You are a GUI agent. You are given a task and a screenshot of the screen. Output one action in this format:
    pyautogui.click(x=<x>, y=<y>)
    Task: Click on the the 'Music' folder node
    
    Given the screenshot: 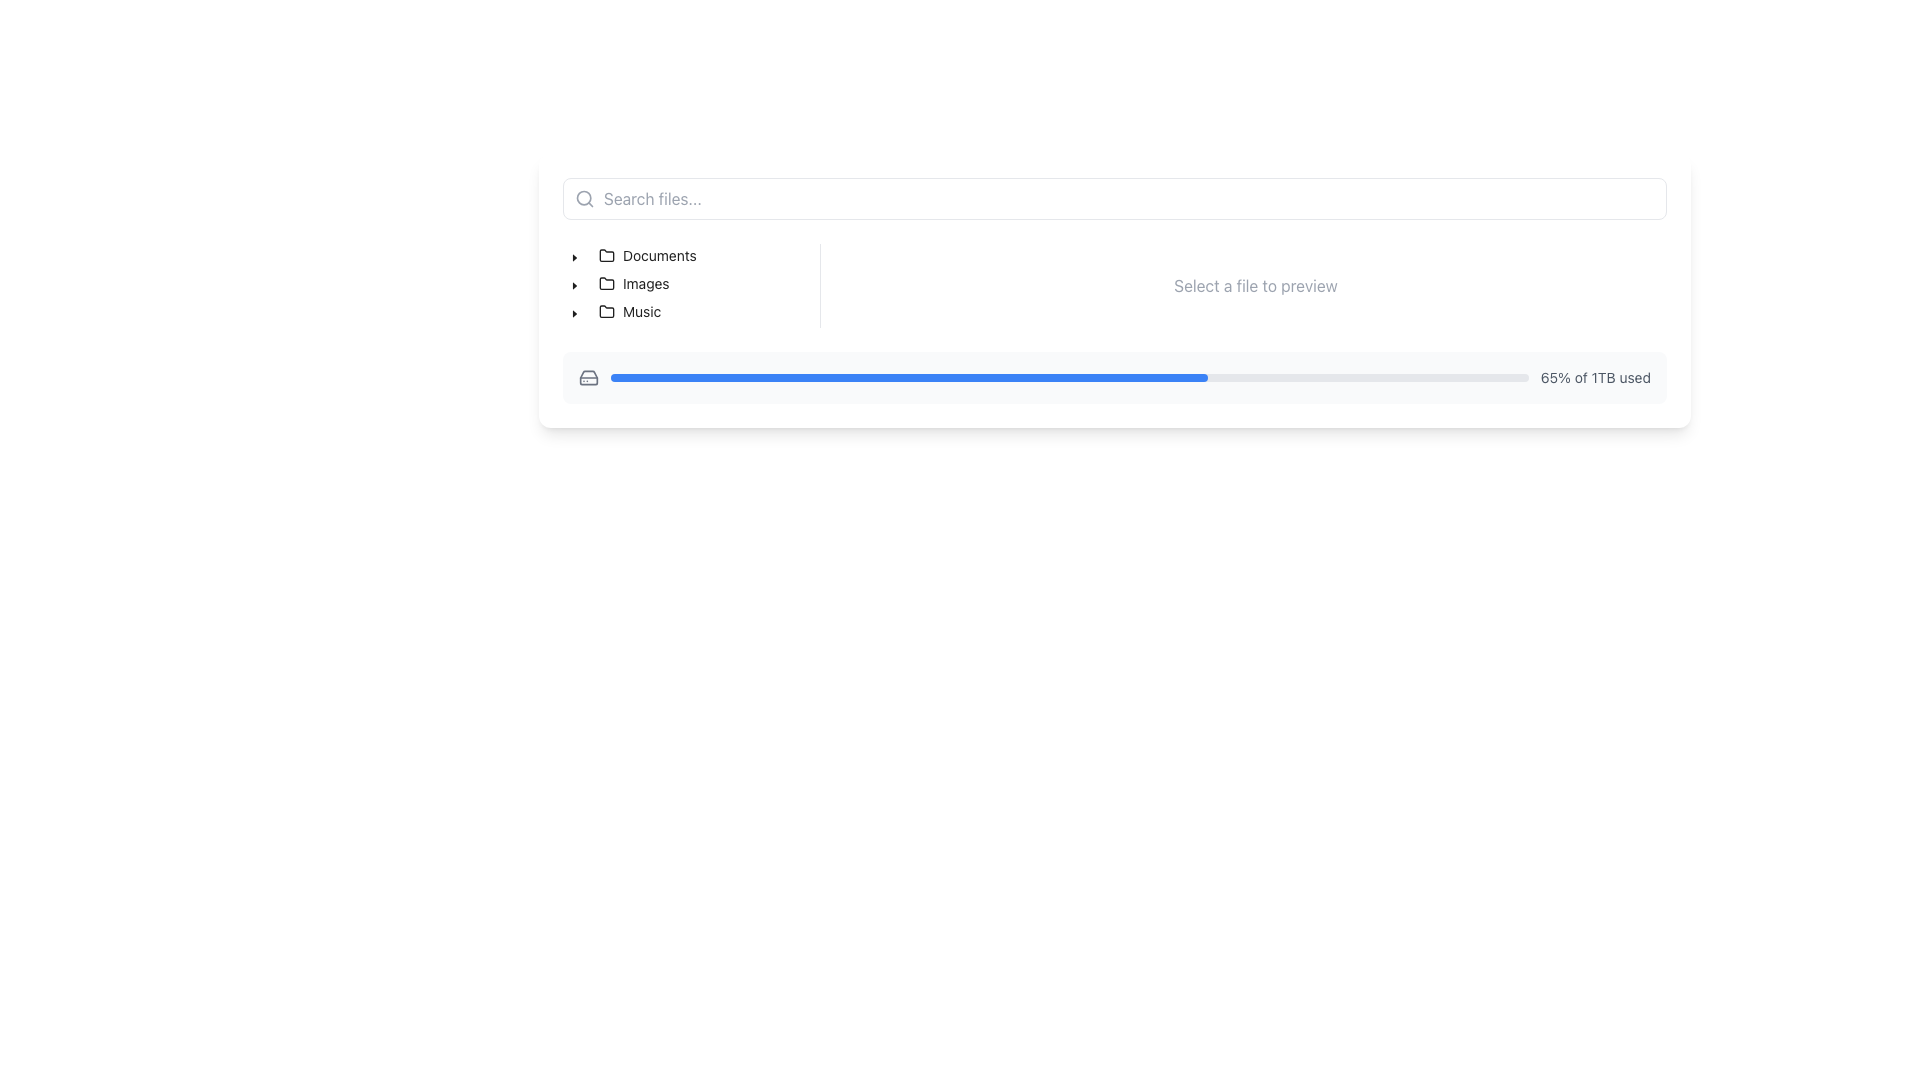 What is the action you would take?
    pyautogui.click(x=629, y=312)
    